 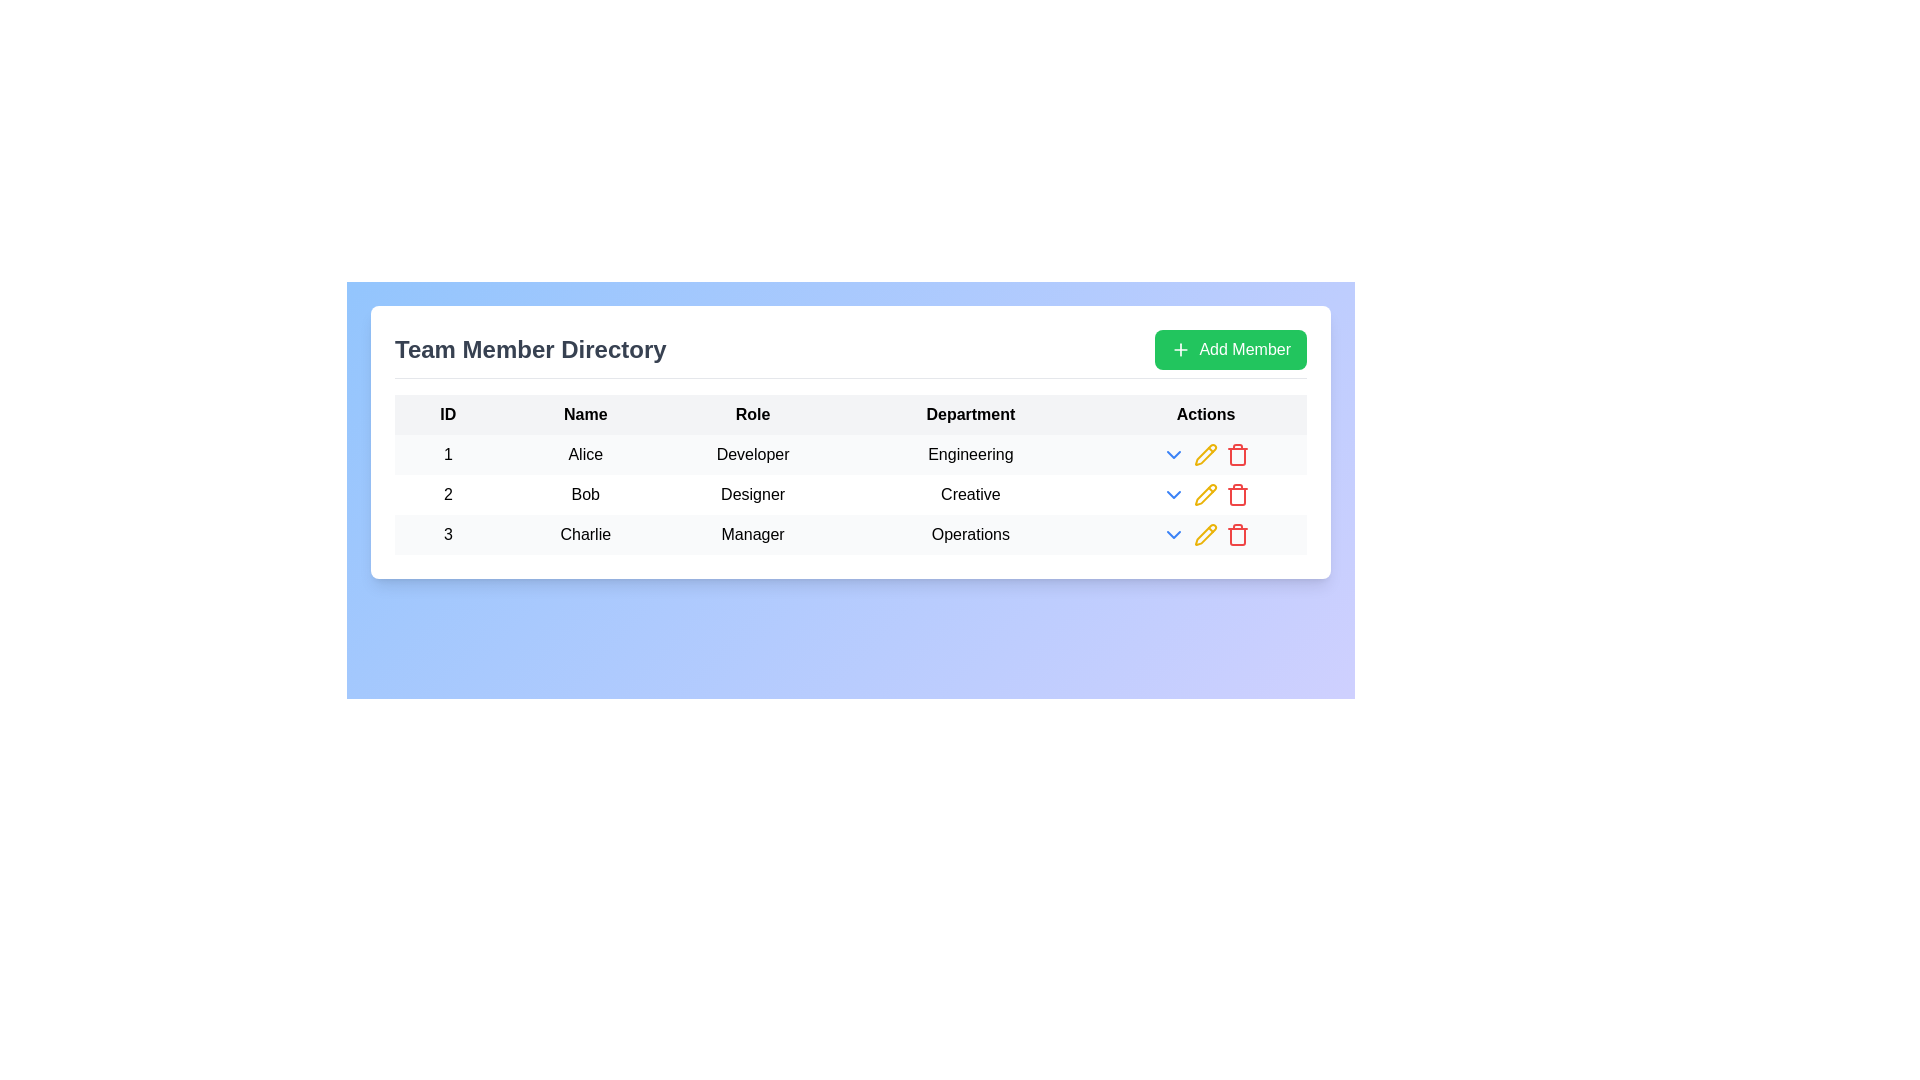 I want to click on the second row in the table displaying information about 'Bob', so click(x=850, y=494).